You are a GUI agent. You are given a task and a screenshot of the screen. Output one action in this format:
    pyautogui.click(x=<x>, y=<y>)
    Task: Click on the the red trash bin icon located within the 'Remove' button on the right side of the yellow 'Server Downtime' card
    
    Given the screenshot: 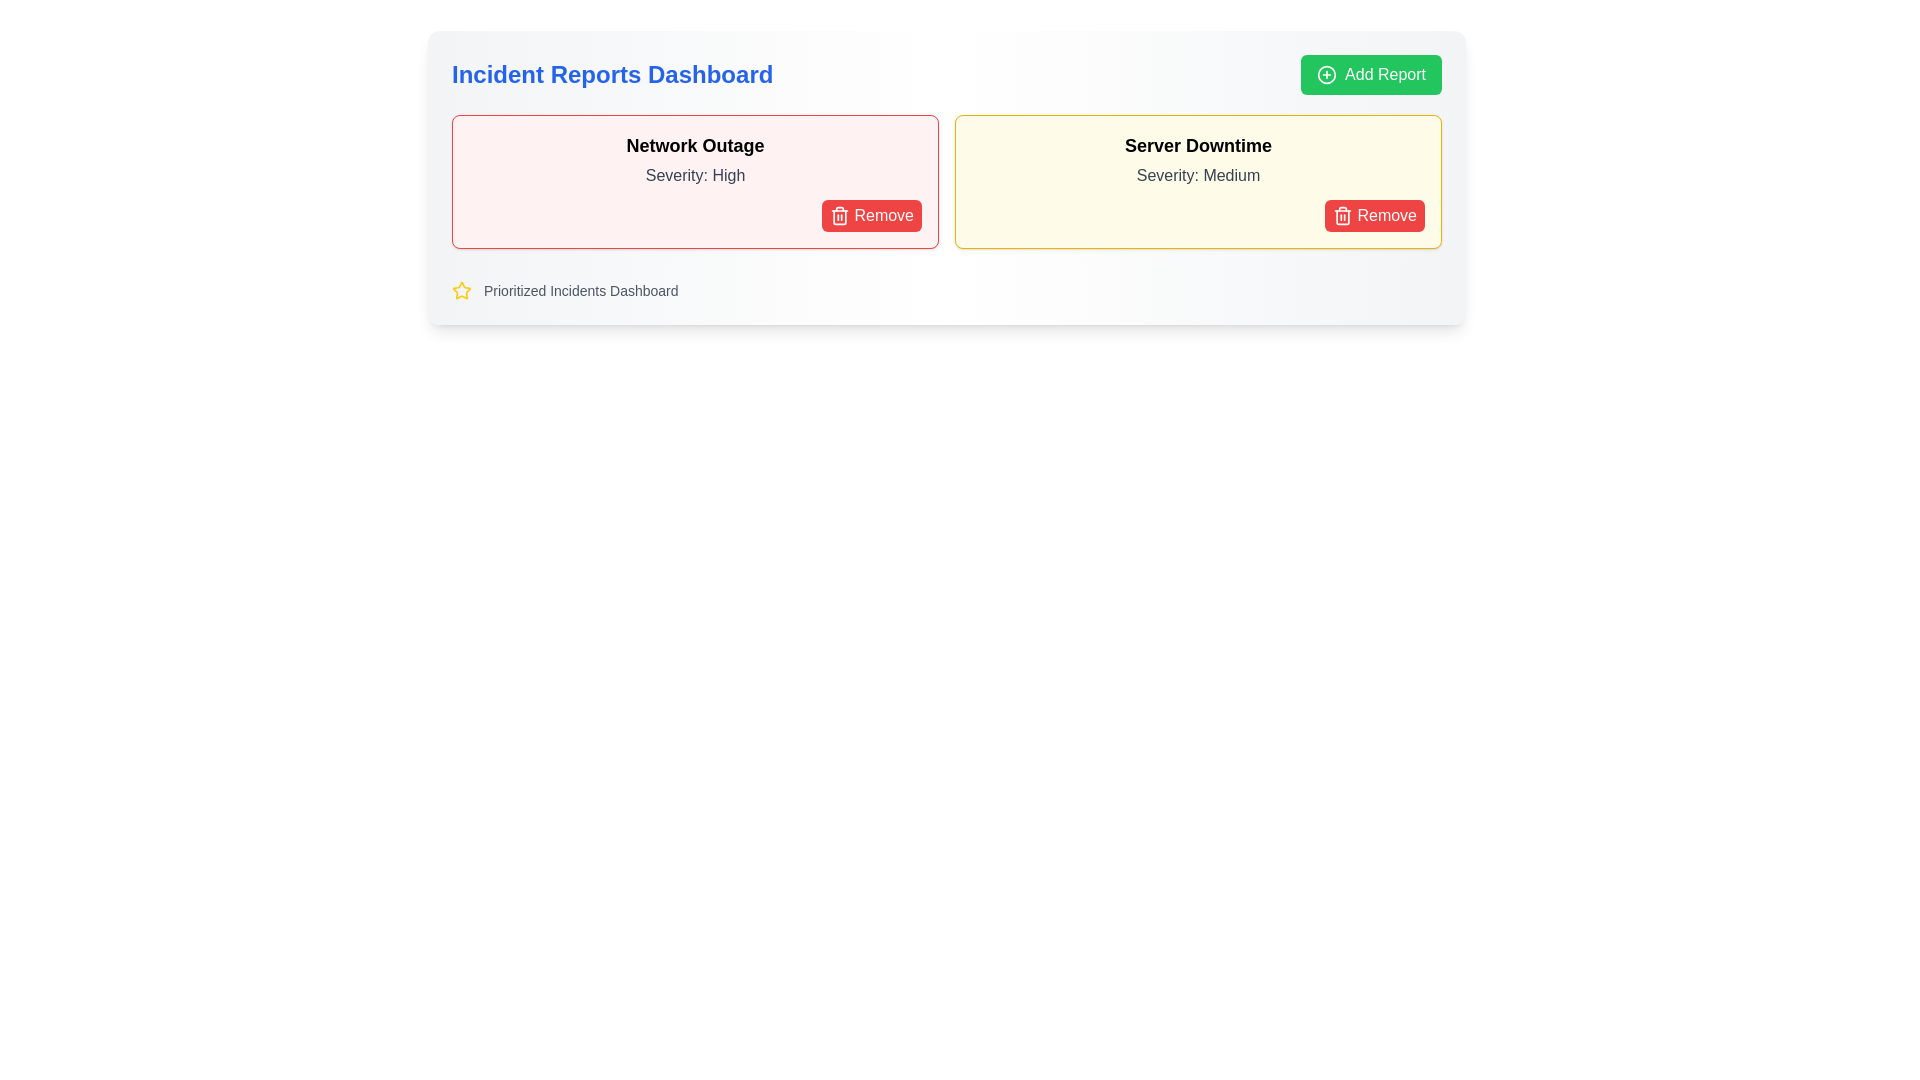 What is the action you would take?
    pyautogui.click(x=1343, y=216)
    